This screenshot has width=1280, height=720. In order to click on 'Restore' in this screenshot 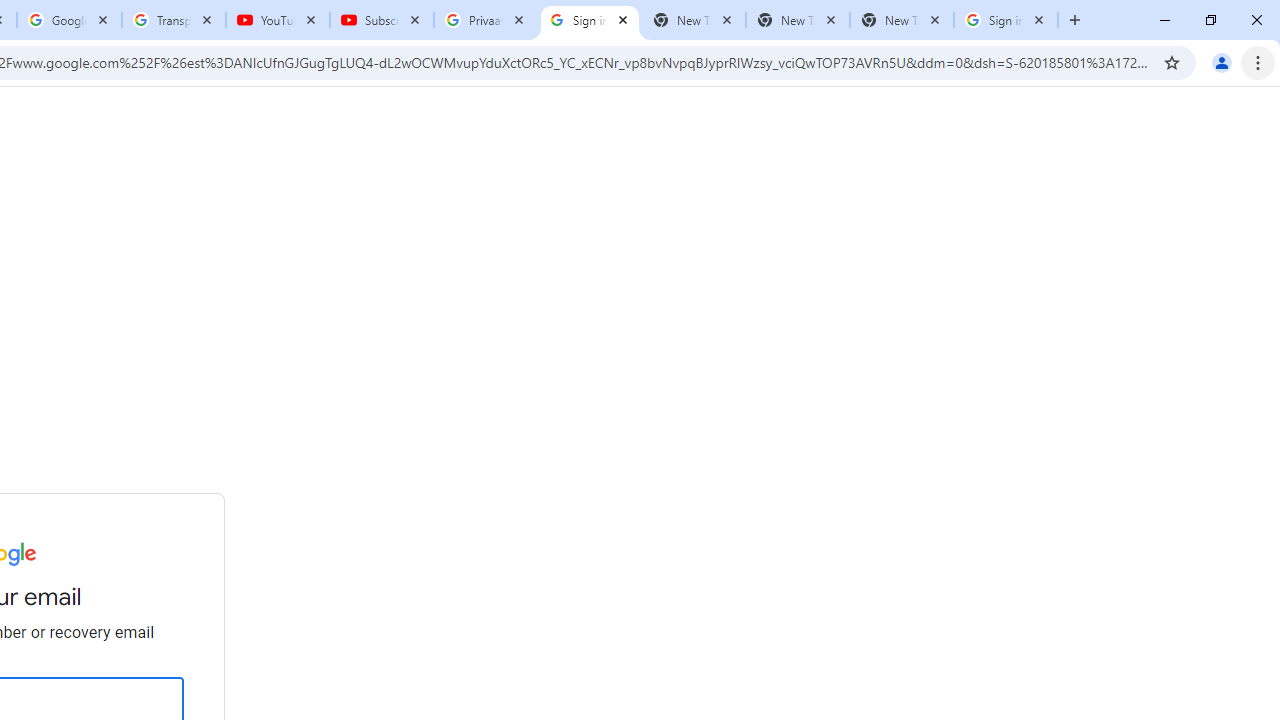, I will do `click(1209, 20)`.